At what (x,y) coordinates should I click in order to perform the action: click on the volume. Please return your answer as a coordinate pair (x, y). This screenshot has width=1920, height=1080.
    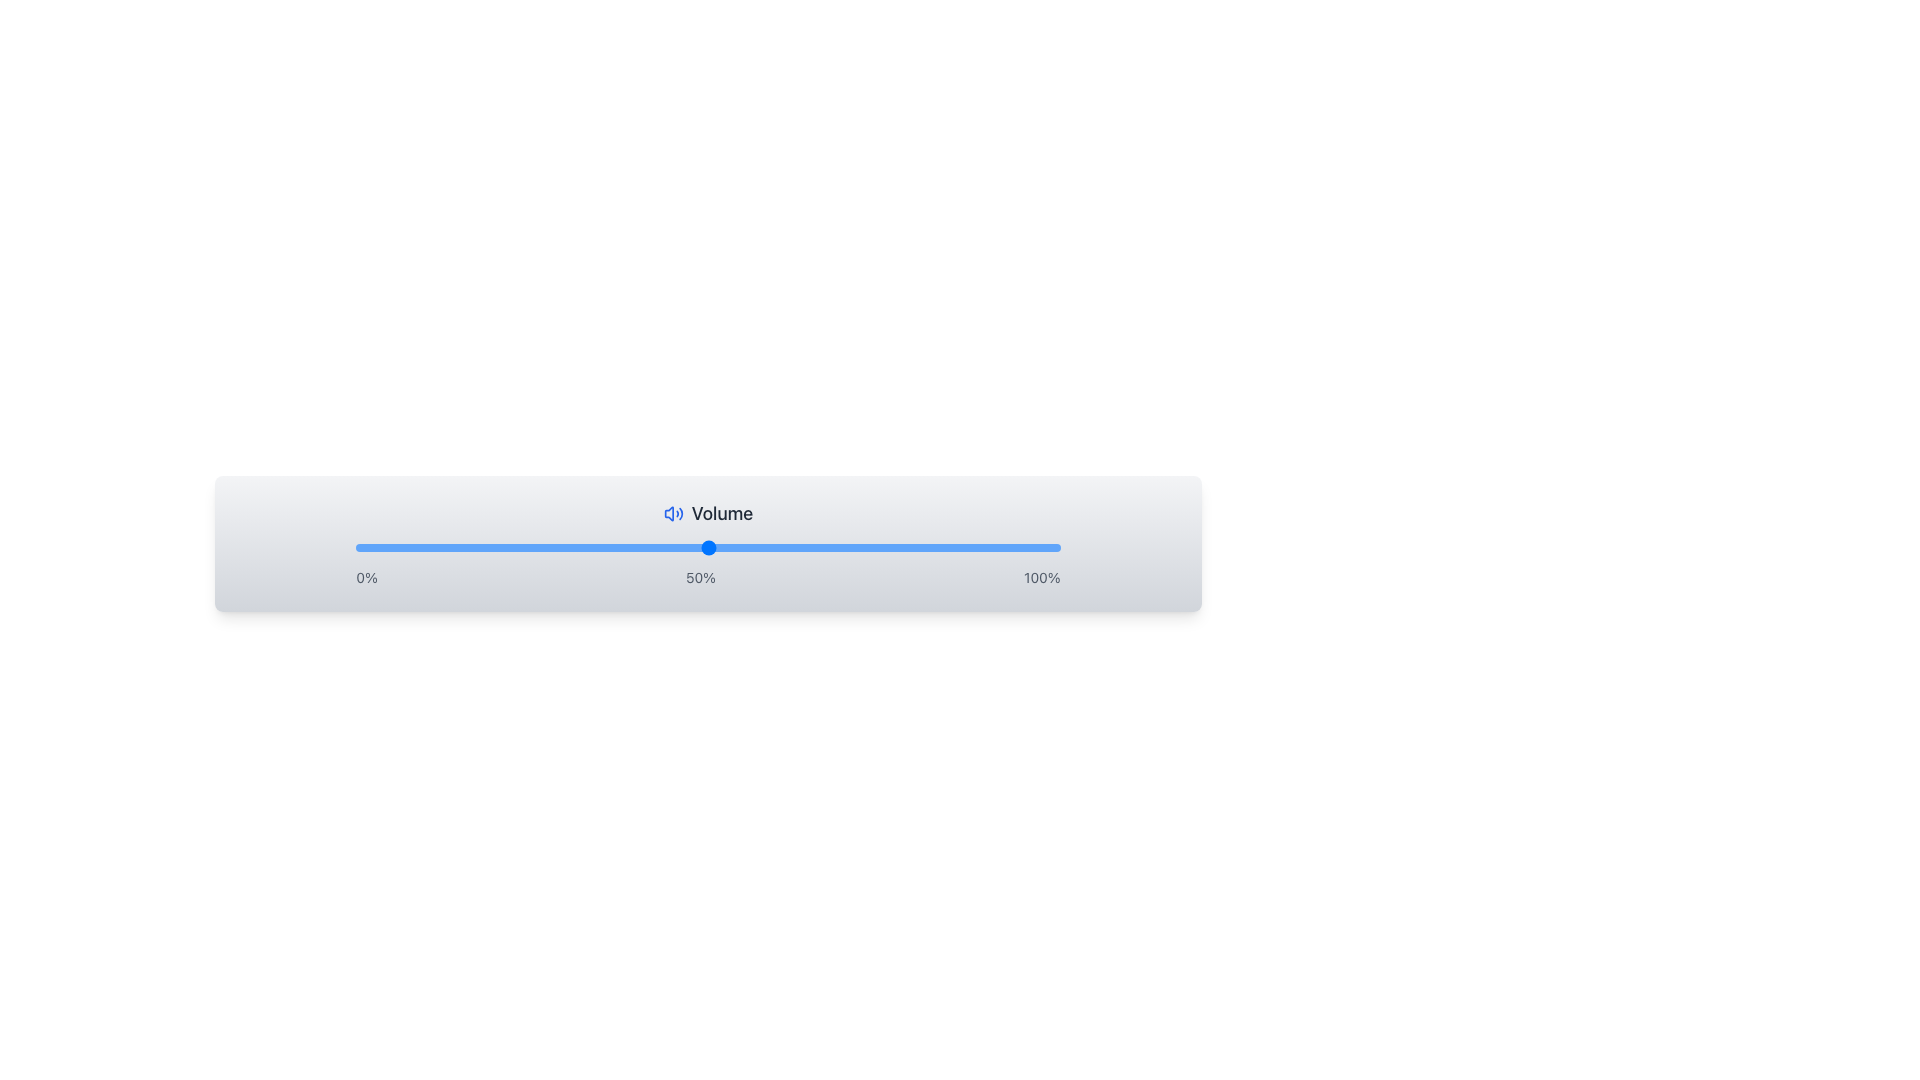
    Looking at the image, I should click on (517, 547).